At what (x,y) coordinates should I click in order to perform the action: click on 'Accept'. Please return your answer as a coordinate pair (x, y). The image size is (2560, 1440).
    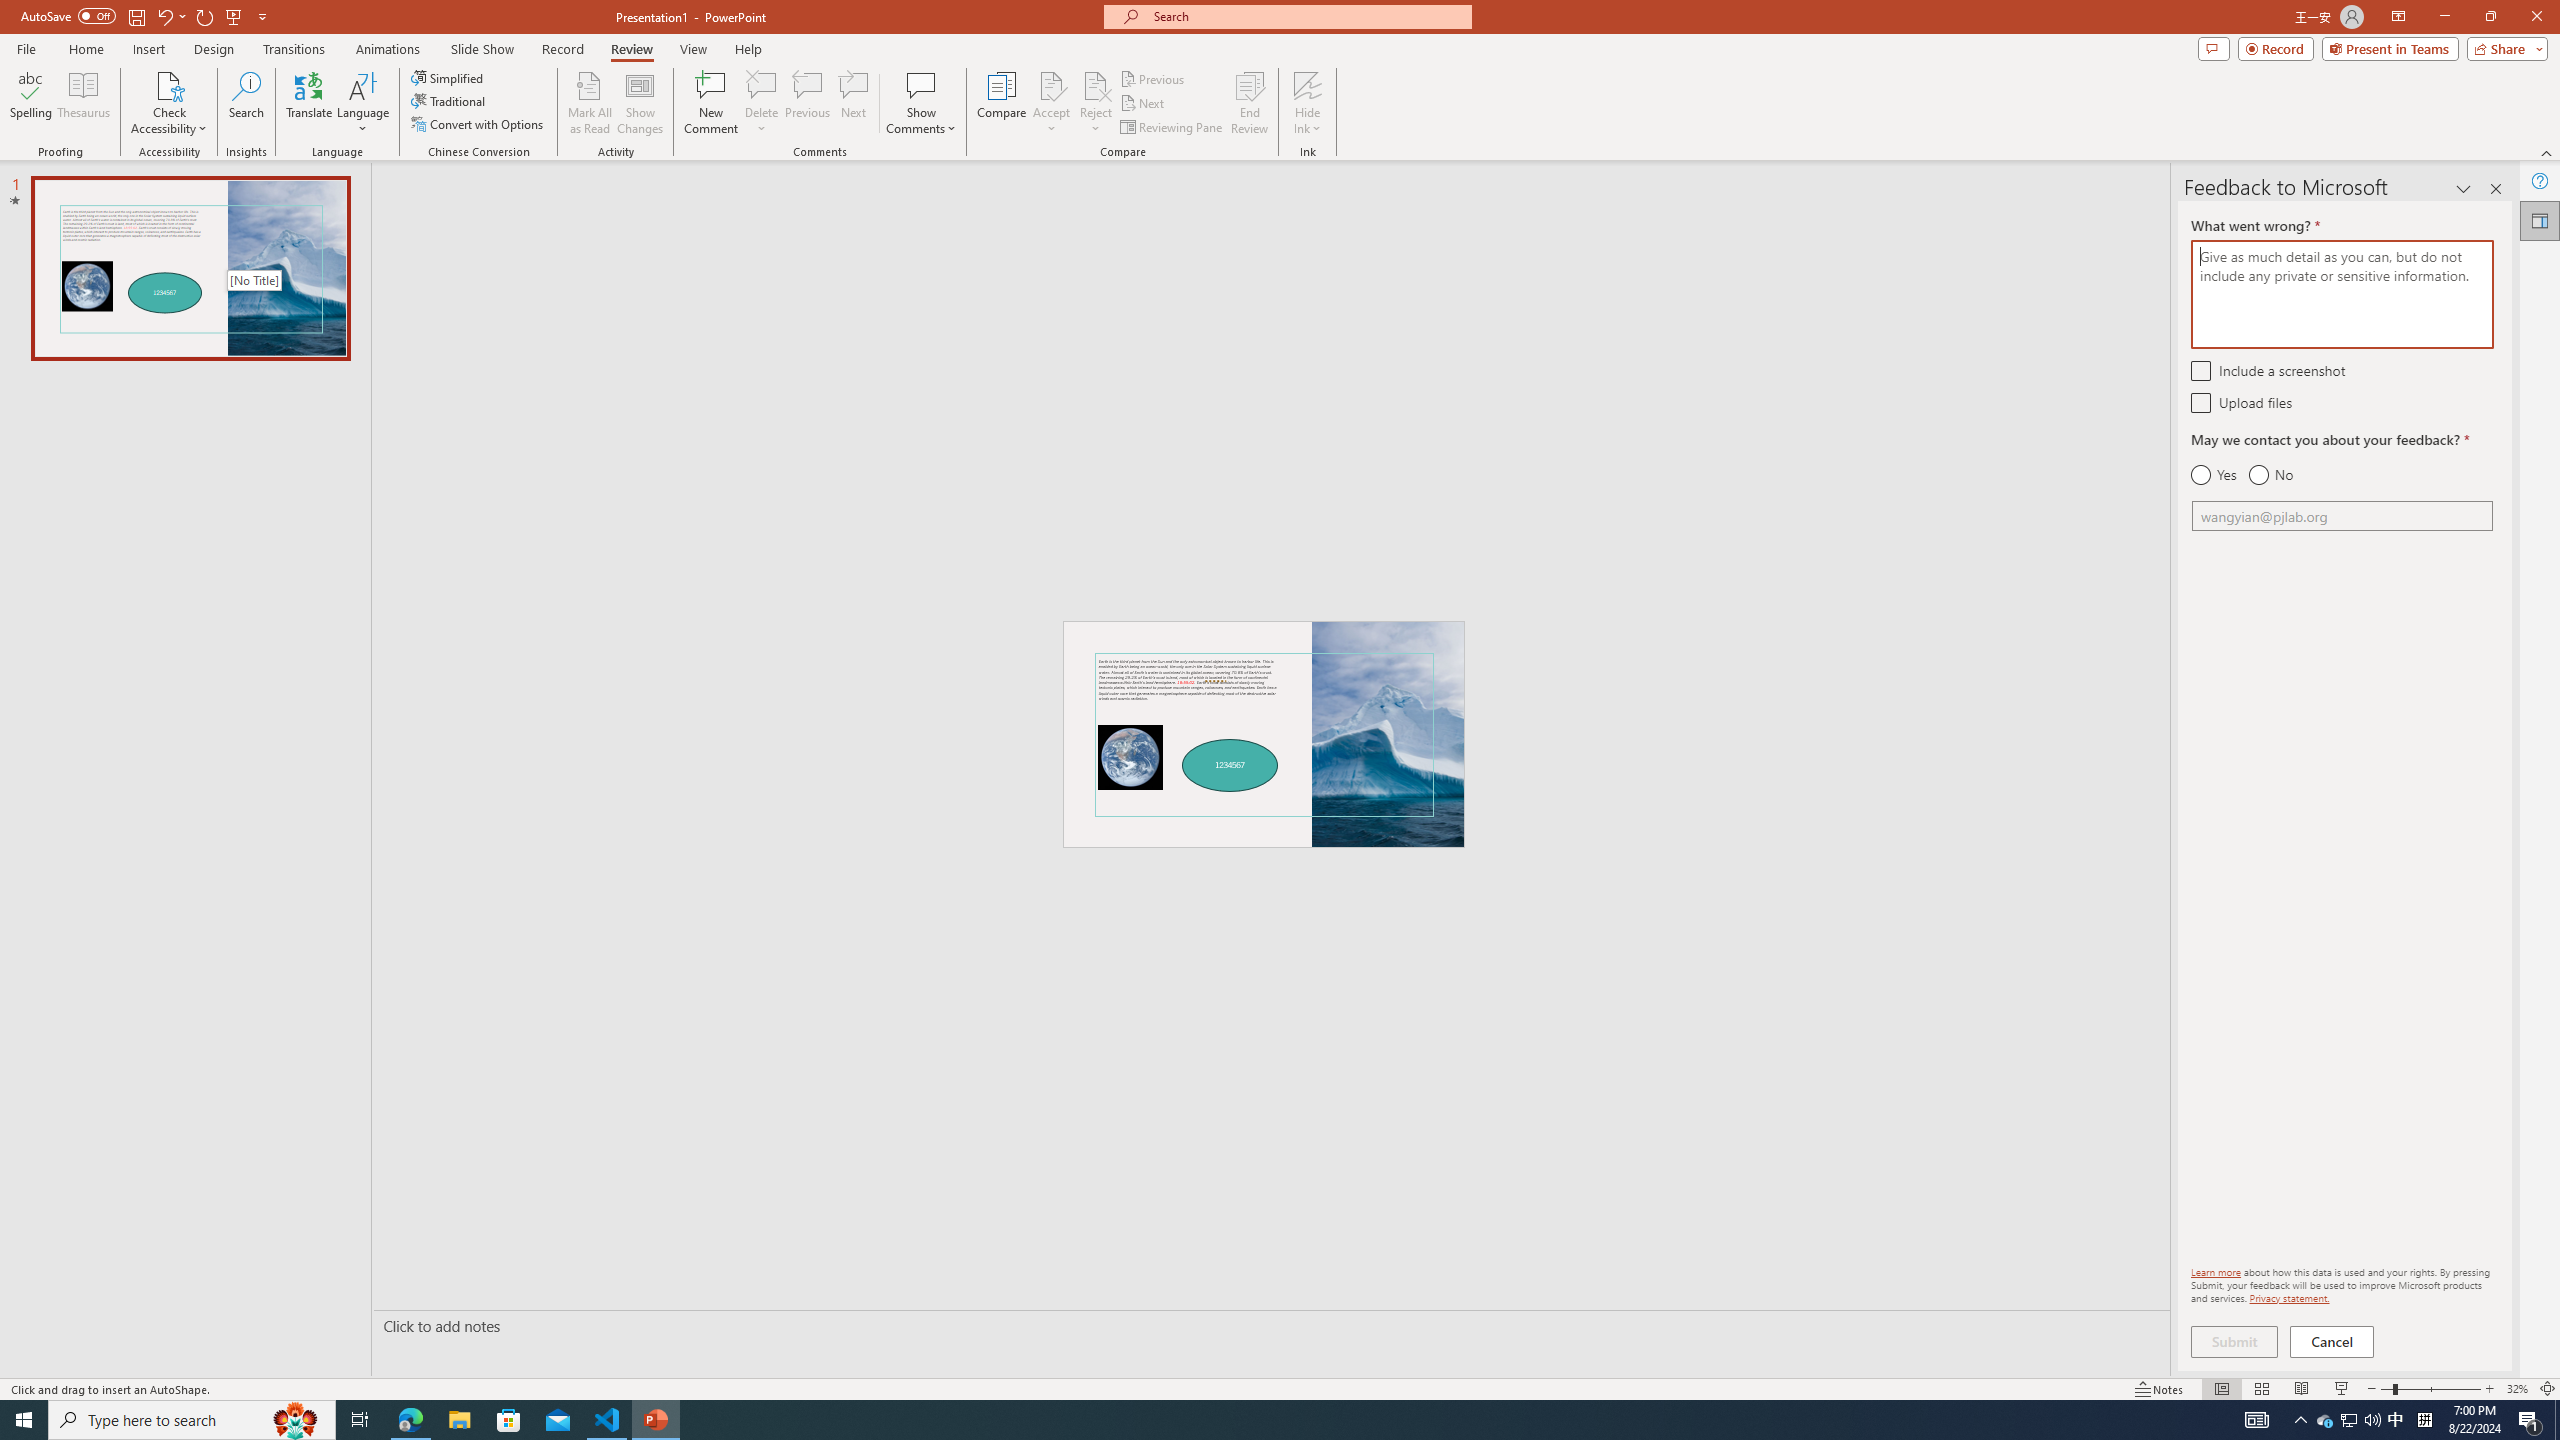
    Looking at the image, I should click on (1051, 103).